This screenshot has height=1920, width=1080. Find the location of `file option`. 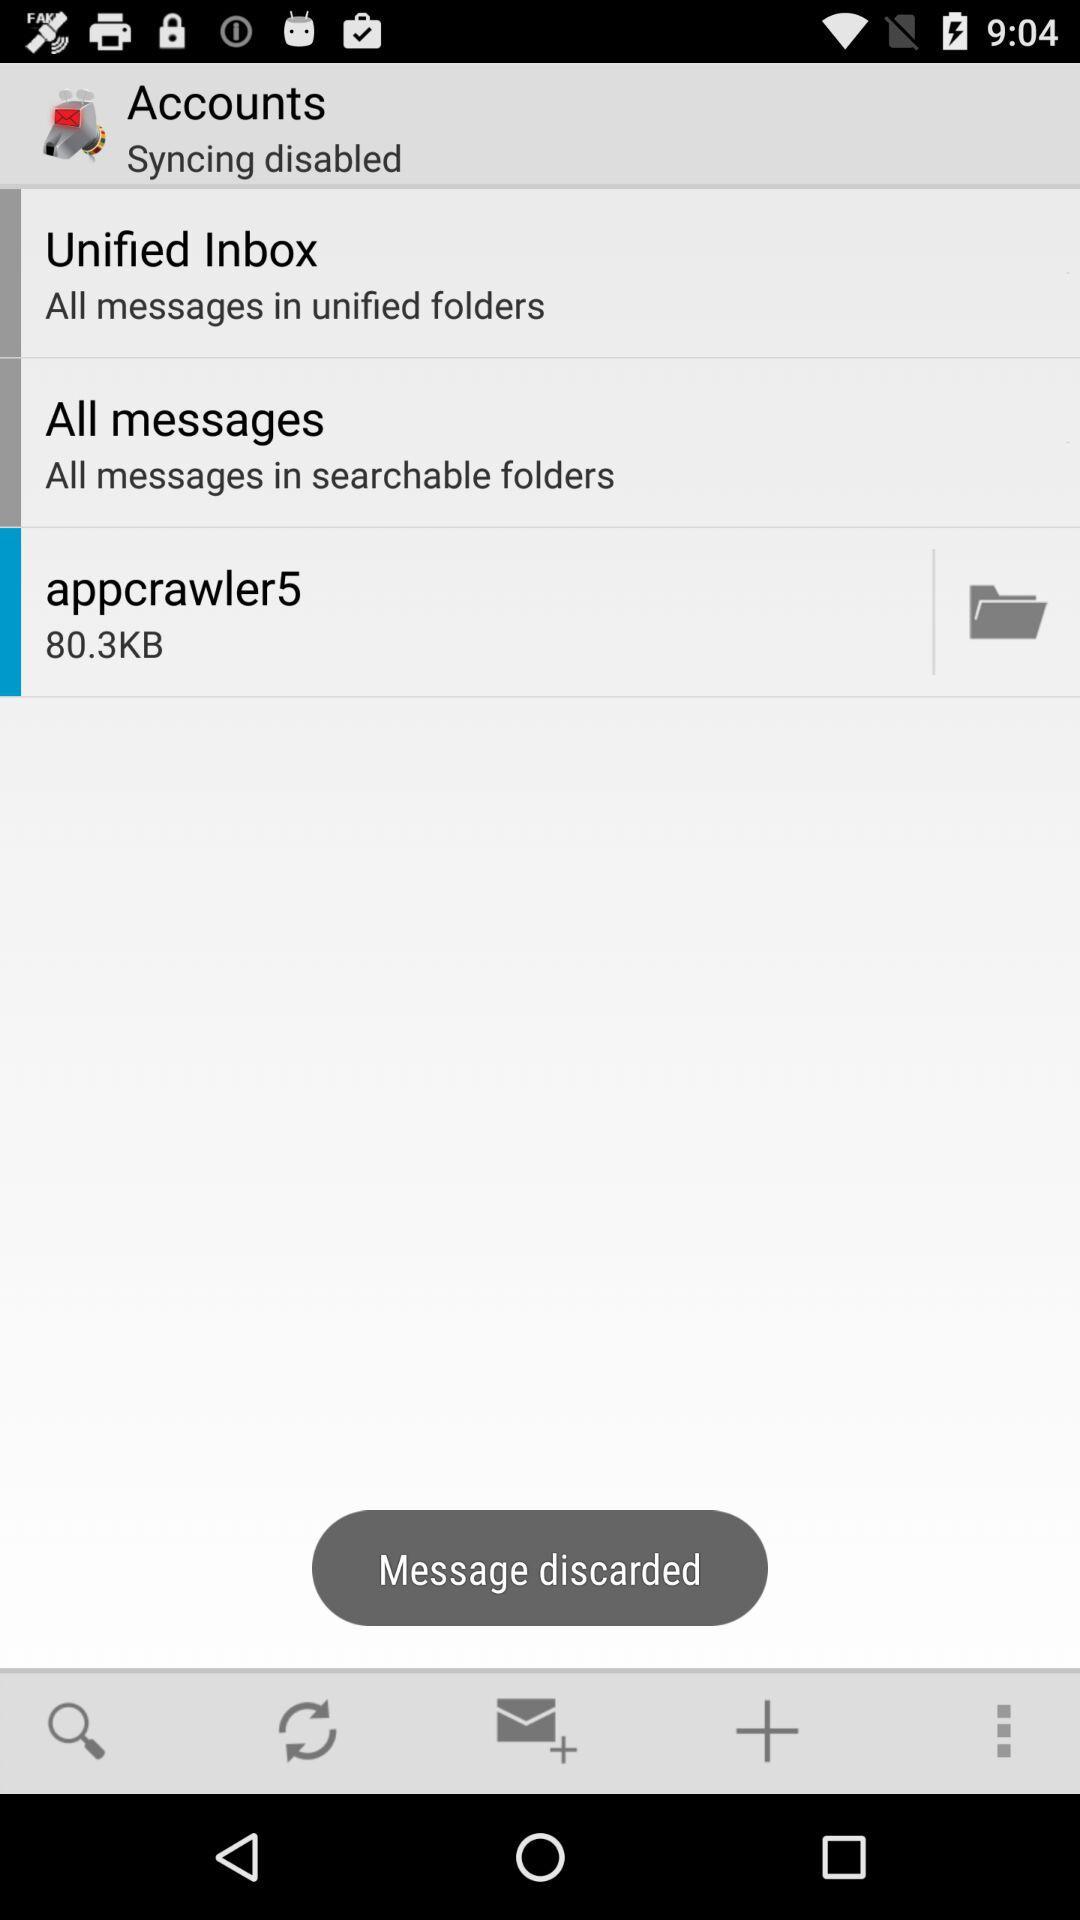

file option is located at coordinates (1008, 610).